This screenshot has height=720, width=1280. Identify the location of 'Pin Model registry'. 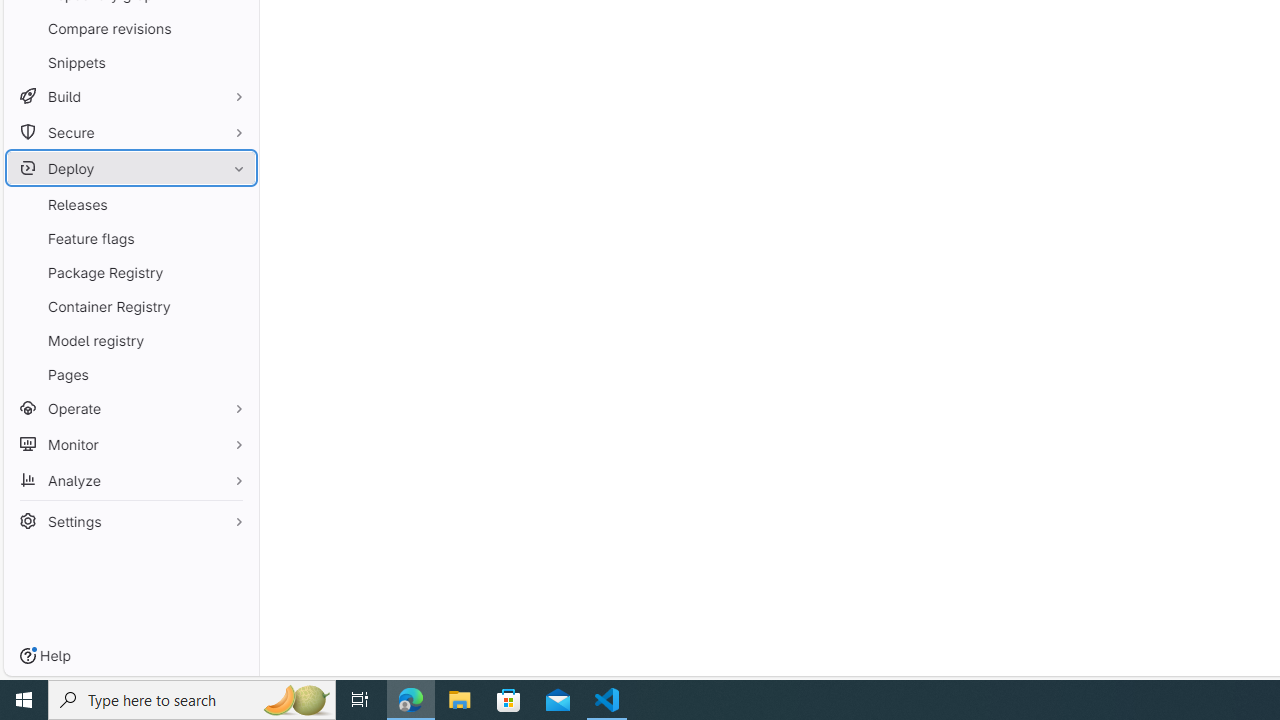
(234, 339).